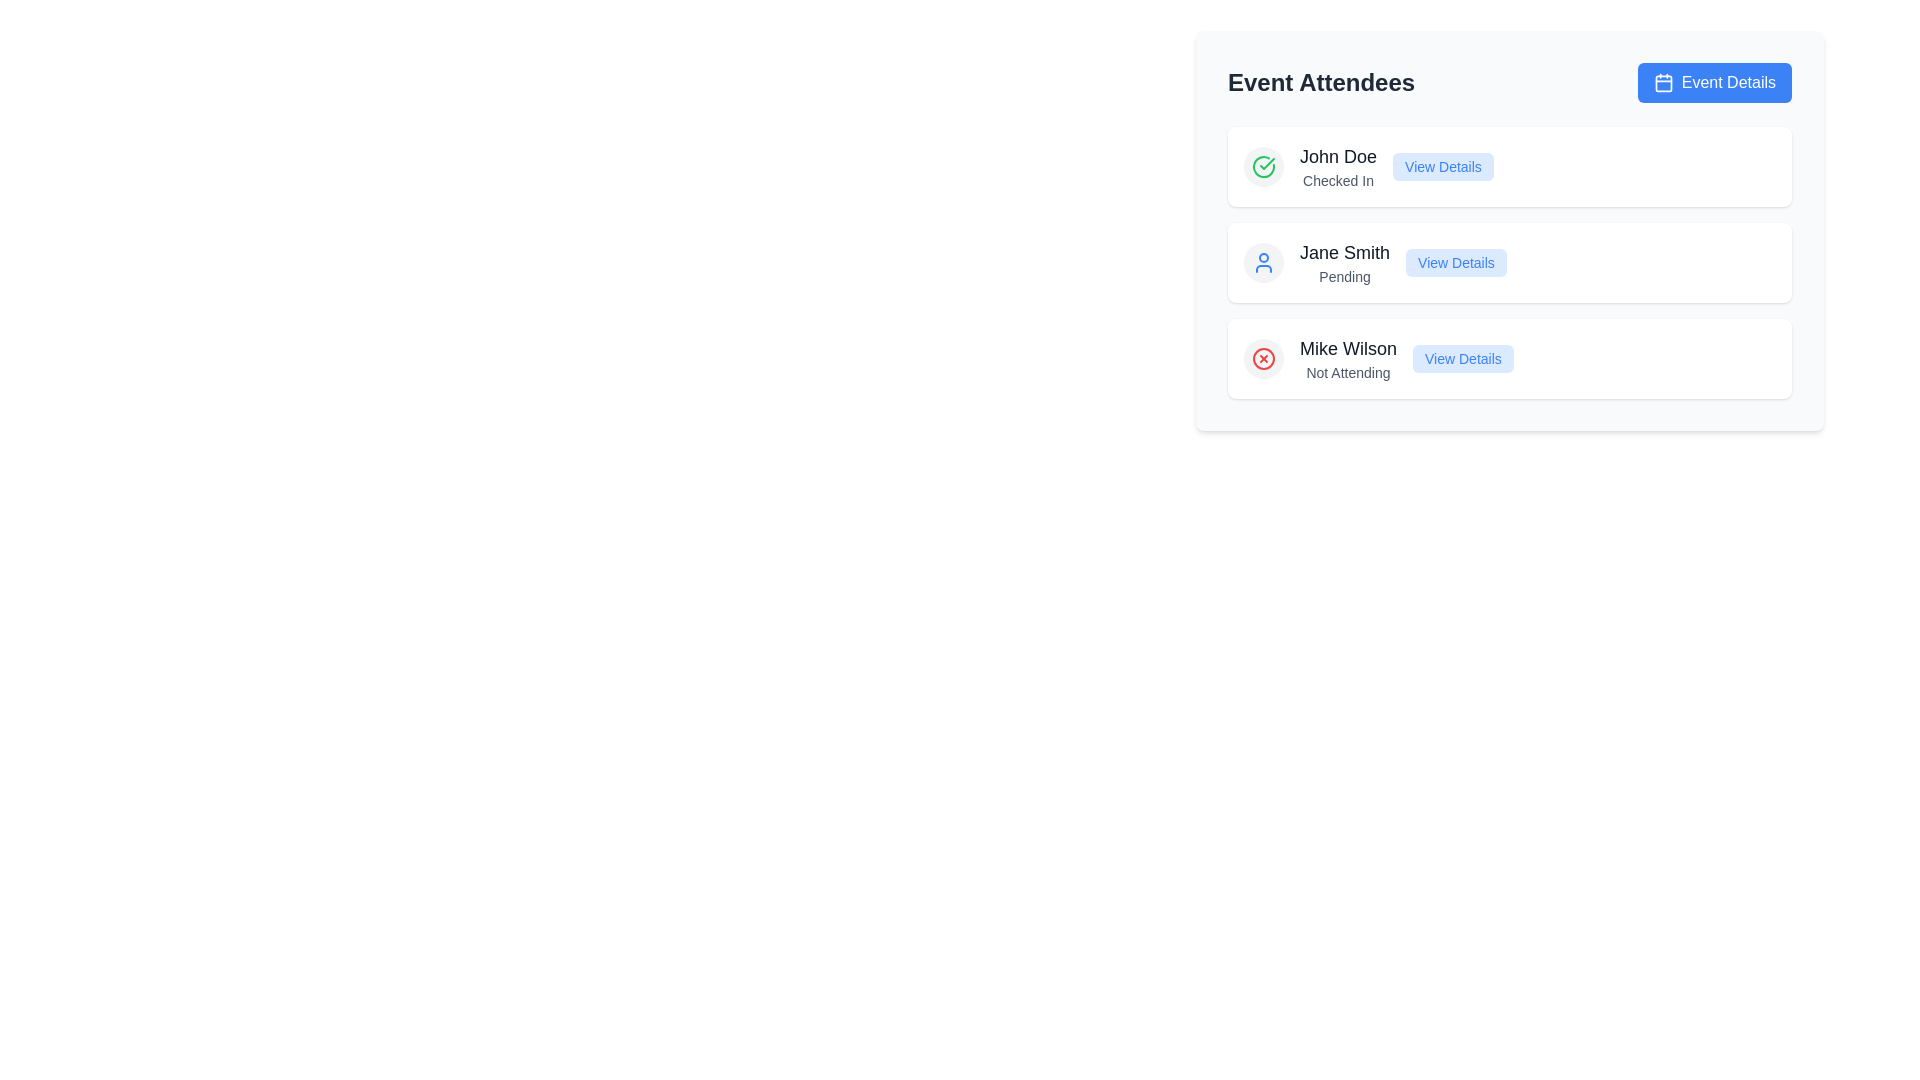  What do you see at coordinates (1510, 261) in the screenshot?
I see `the List item for 'Jane Smith' in the 'Event Attendees' section to provide additional visual feedback` at bounding box center [1510, 261].